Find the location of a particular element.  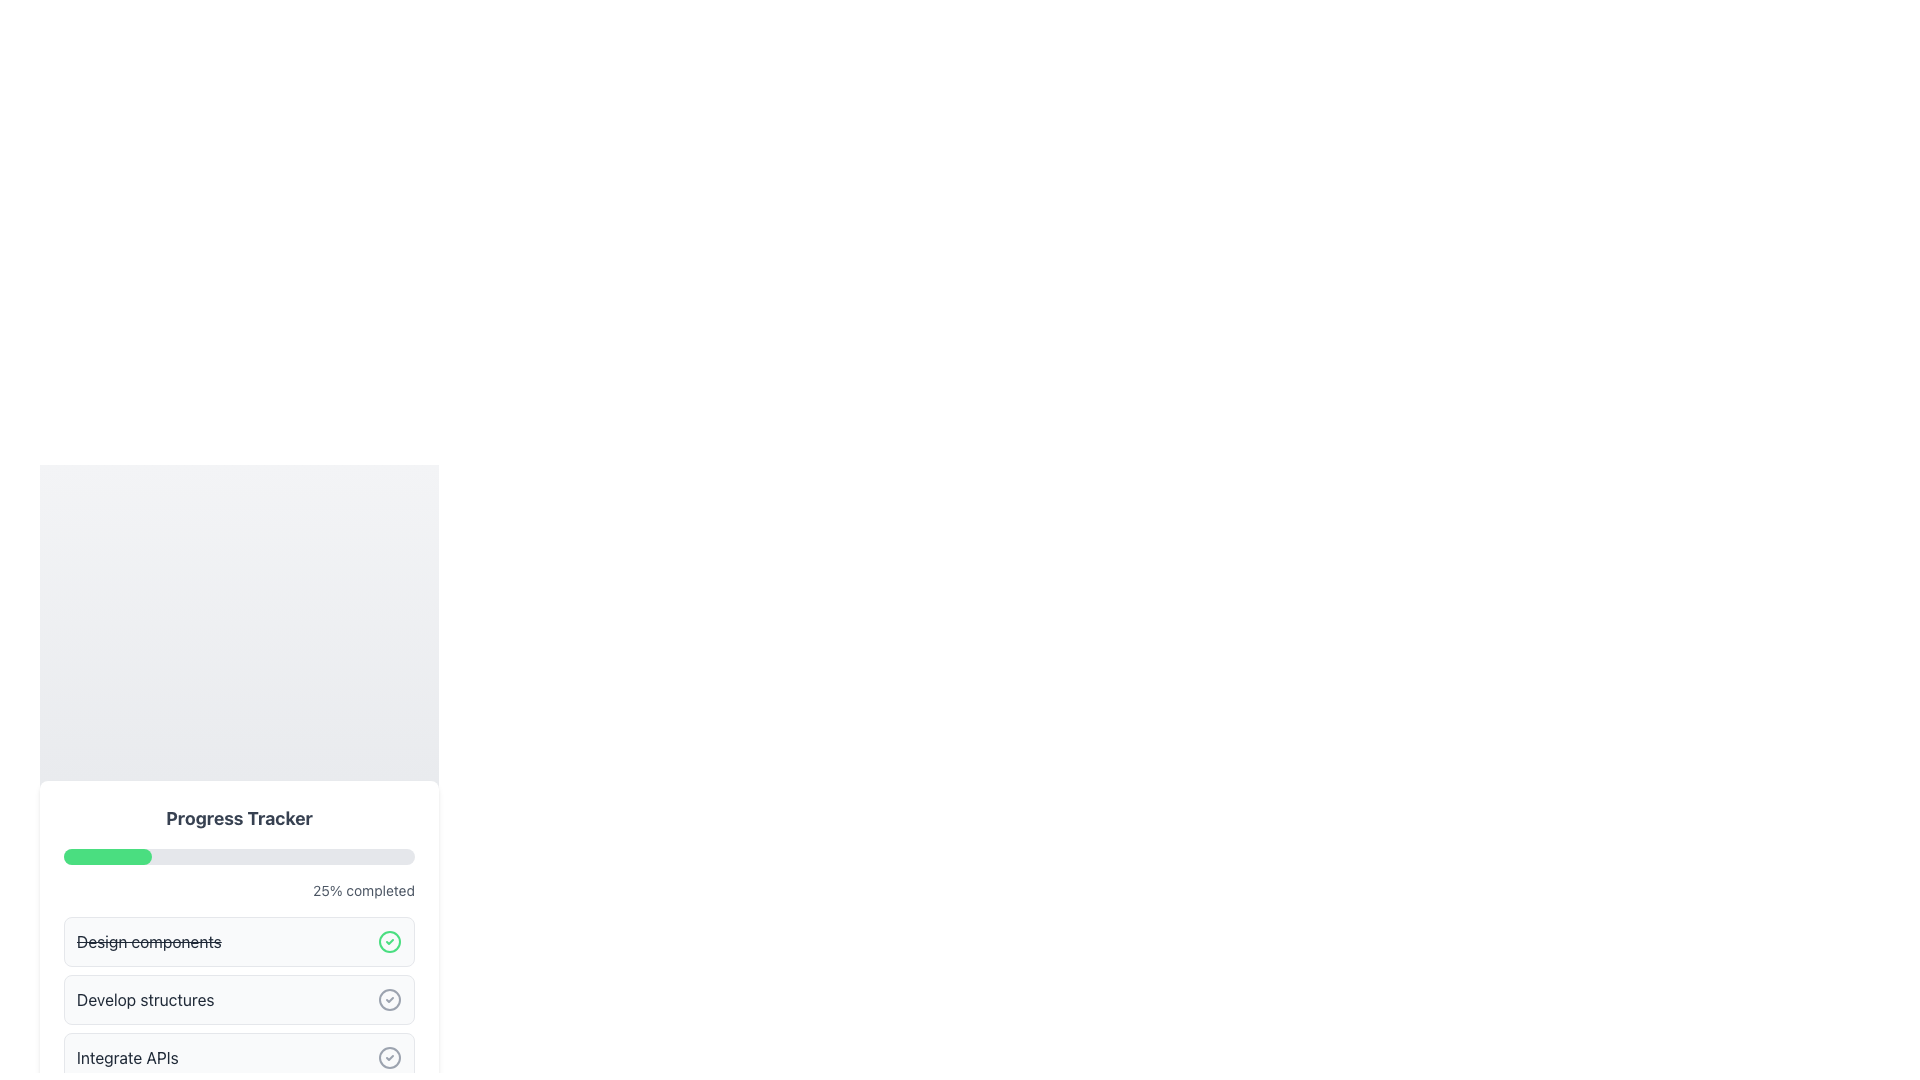

the circular green completion indicator icon with a checkmark, located to the right of 'Design components' in the progress tracker interface is located at coordinates (389, 941).